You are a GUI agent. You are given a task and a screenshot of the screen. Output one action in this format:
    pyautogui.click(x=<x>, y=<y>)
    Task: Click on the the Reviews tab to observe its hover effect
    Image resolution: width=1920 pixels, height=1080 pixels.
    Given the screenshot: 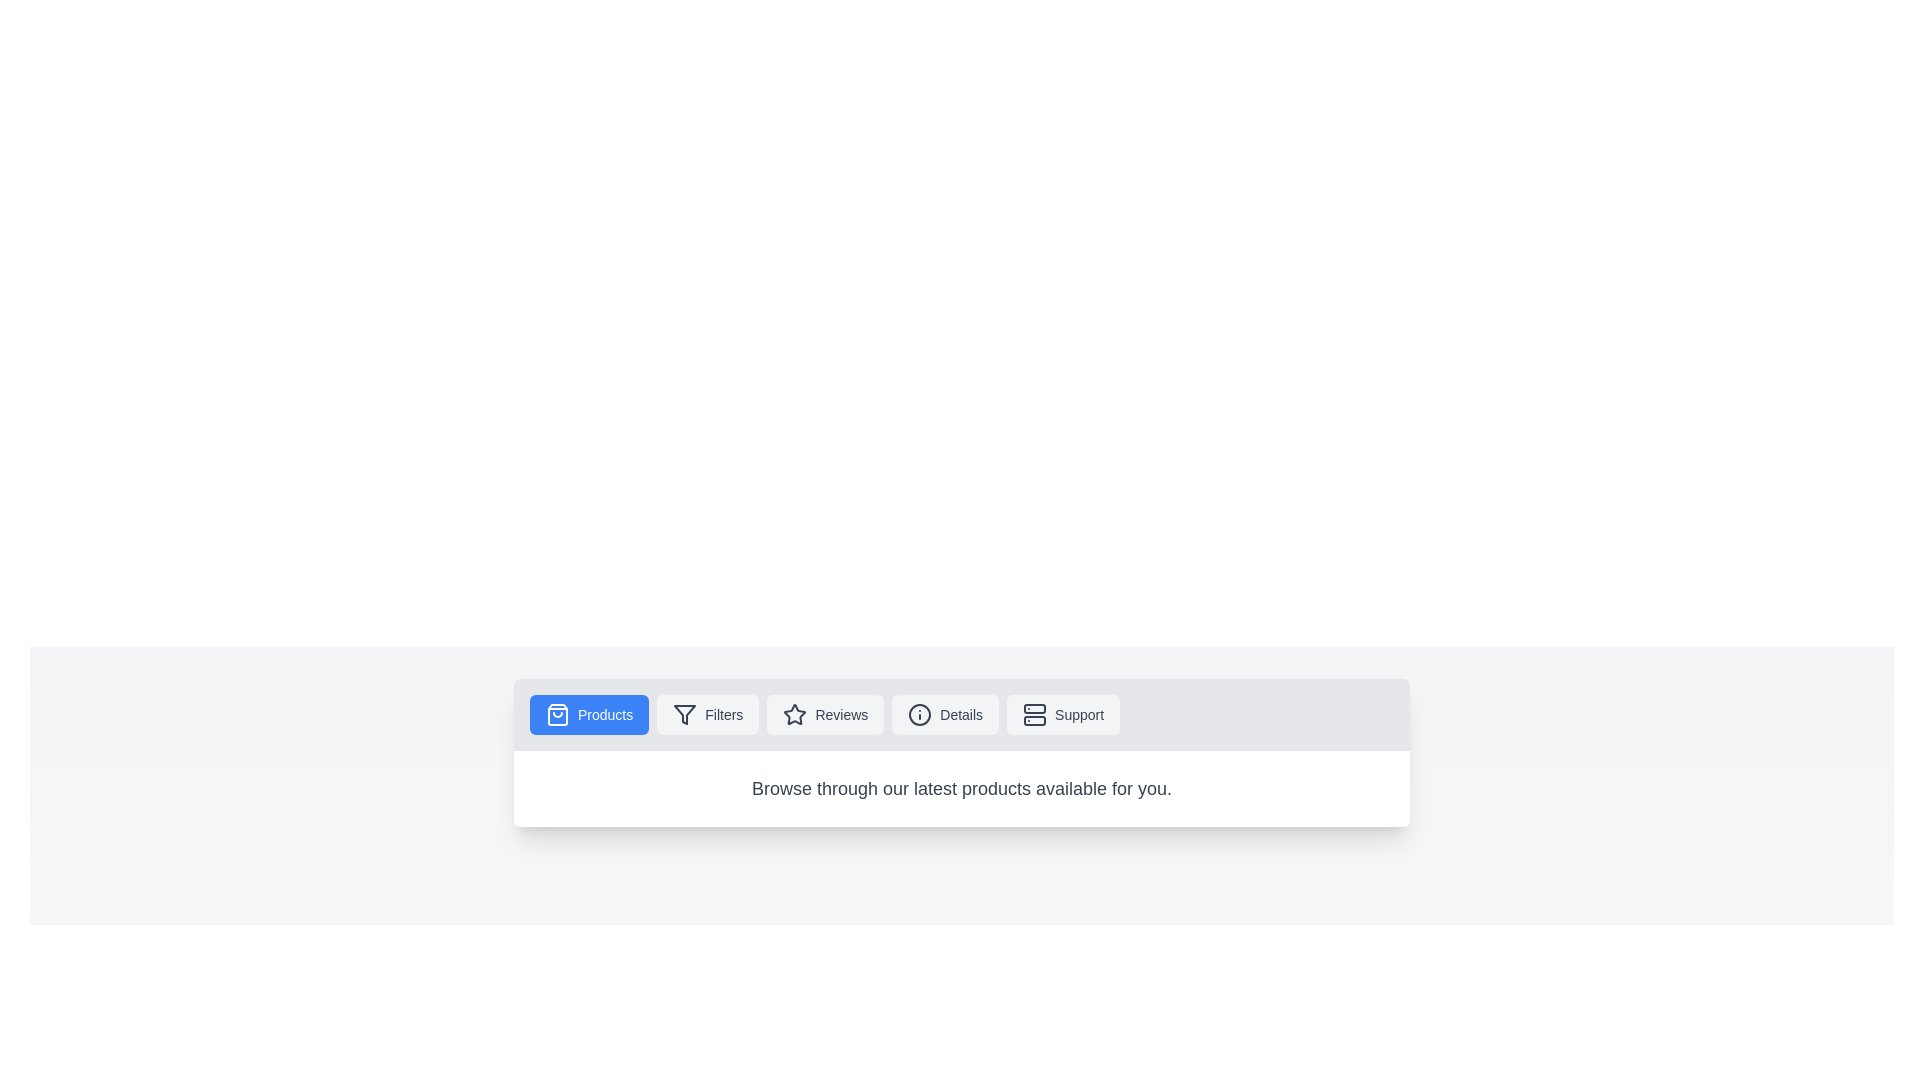 What is the action you would take?
    pyautogui.click(x=825, y=713)
    